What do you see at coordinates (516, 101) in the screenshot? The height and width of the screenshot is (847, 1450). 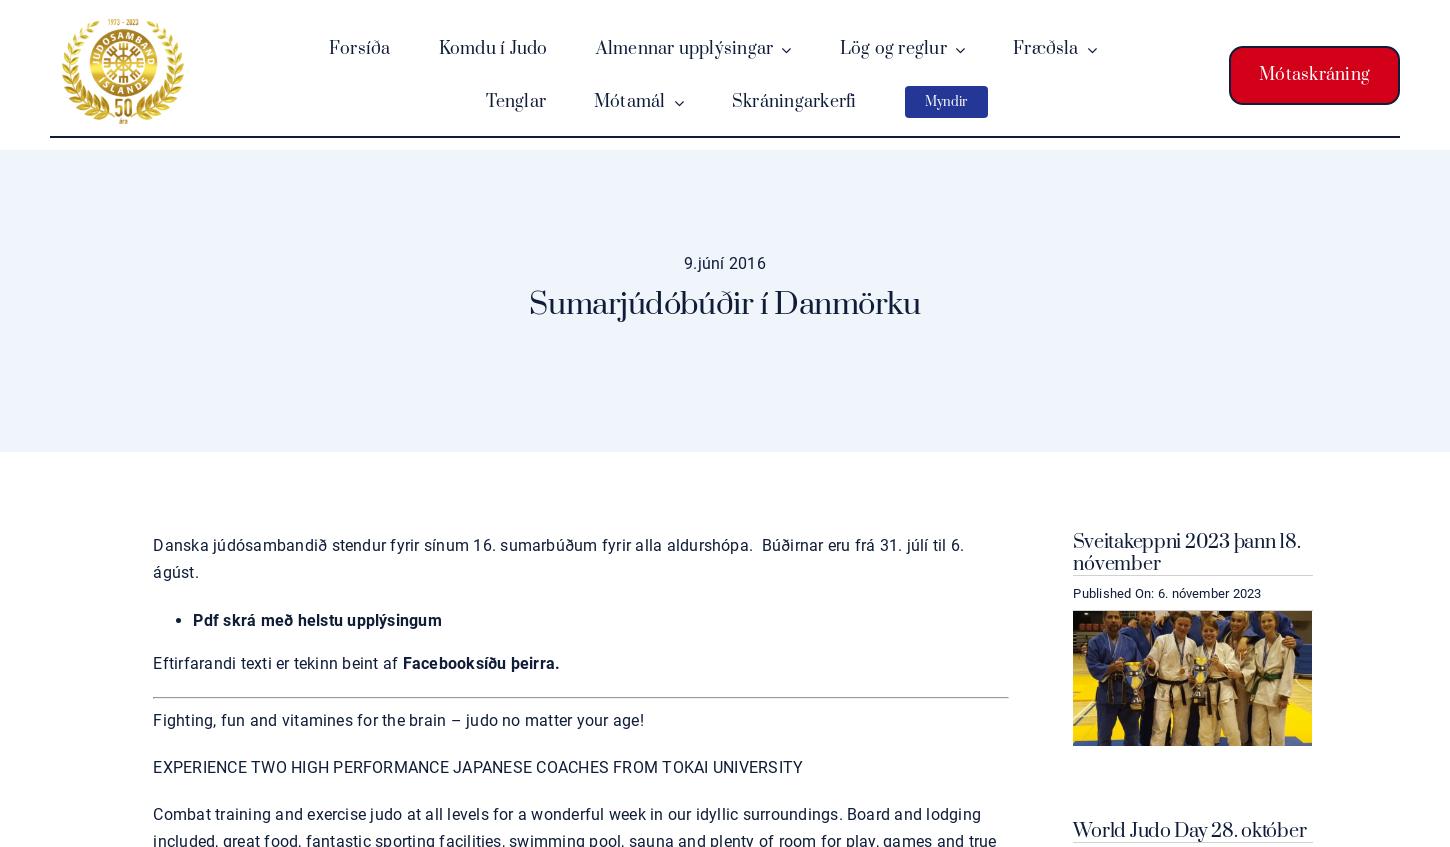 I see `'Tenglar'` at bounding box center [516, 101].